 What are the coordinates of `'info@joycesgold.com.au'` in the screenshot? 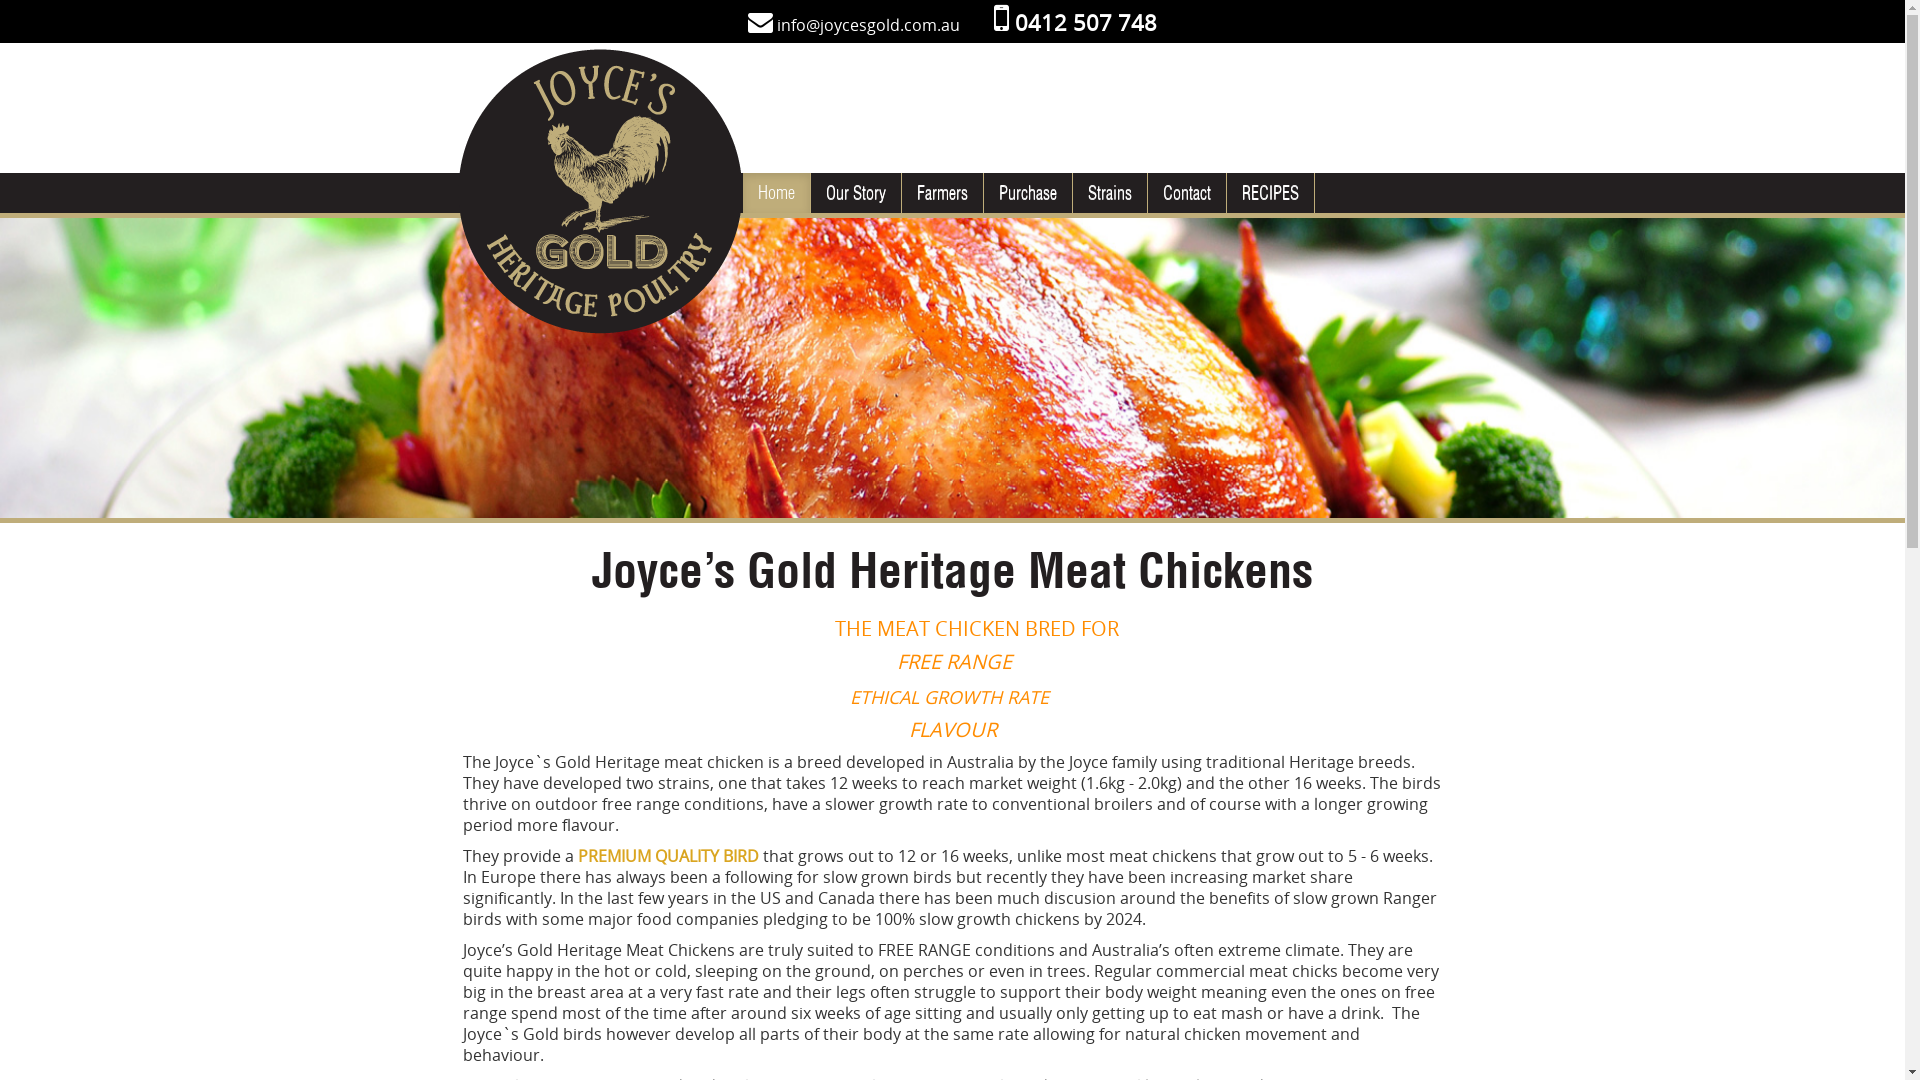 It's located at (868, 24).